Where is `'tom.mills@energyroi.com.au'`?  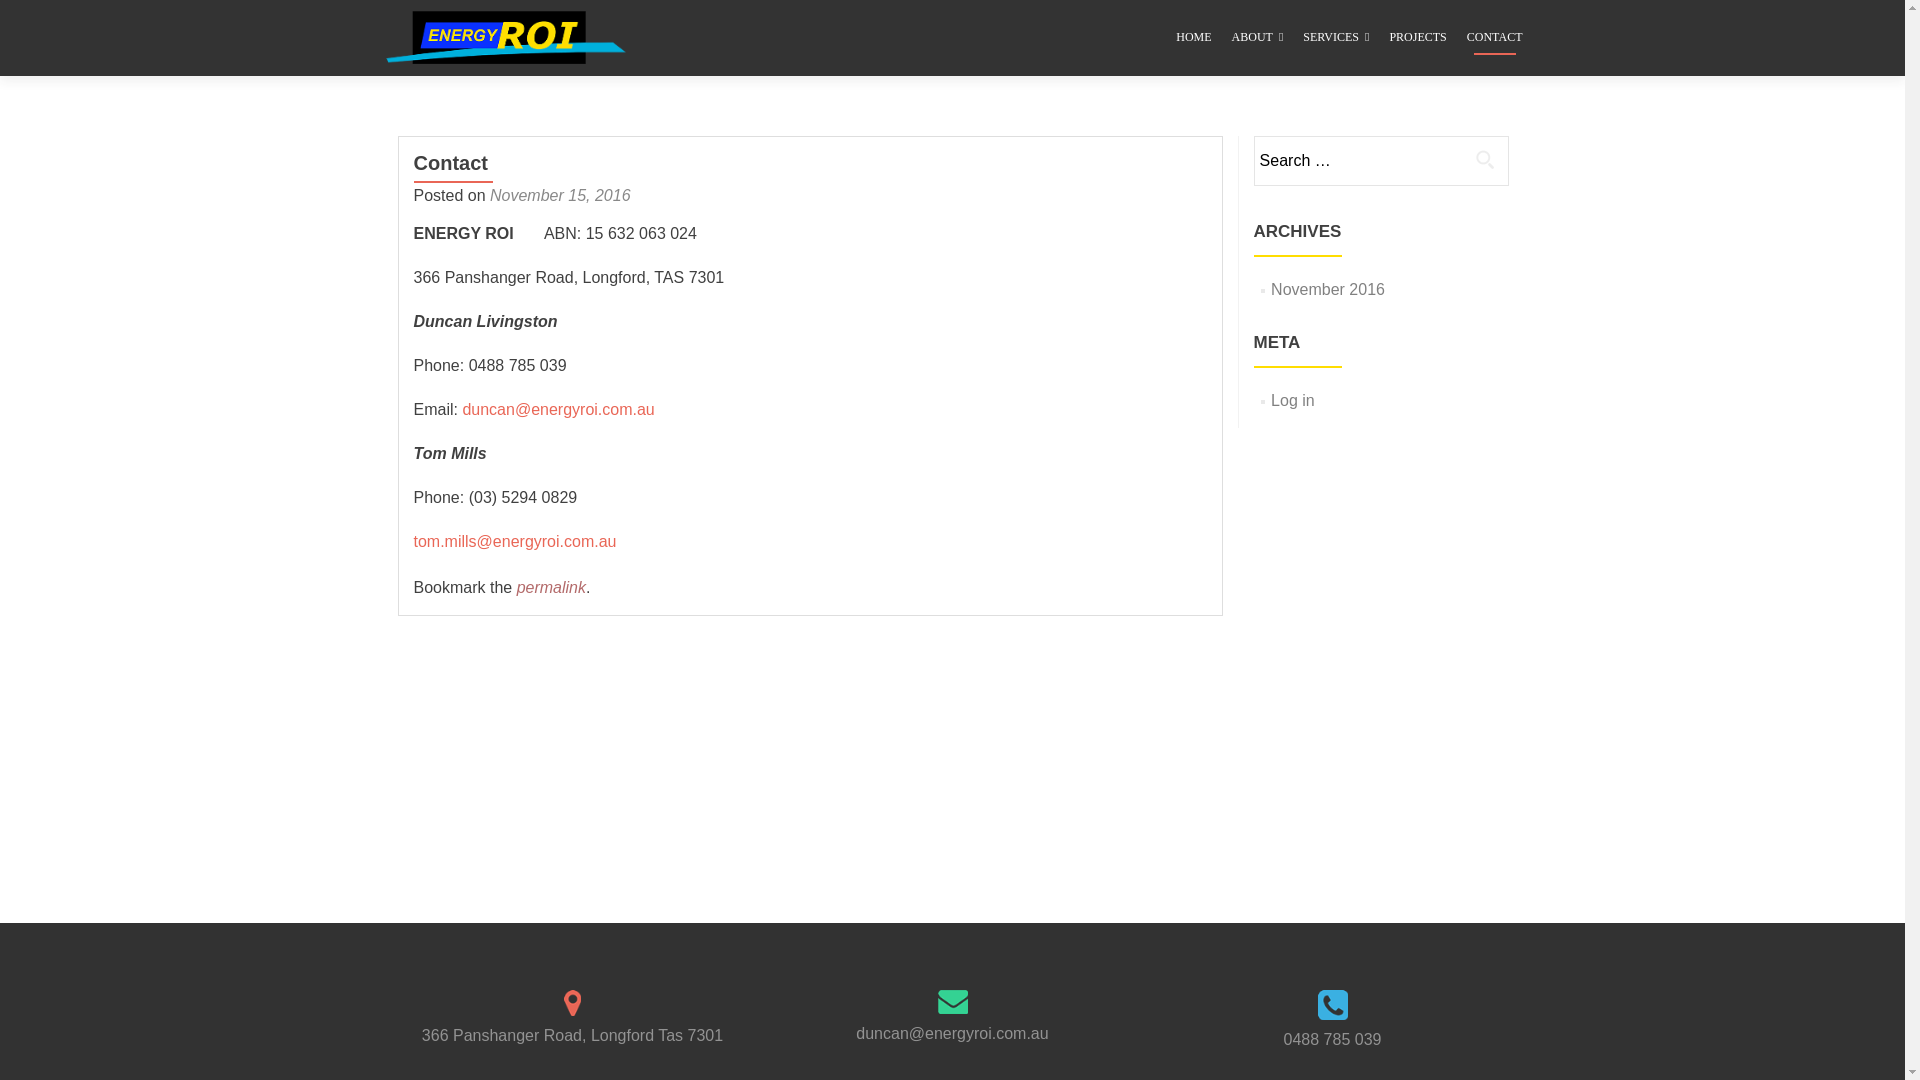 'tom.mills@energyroi.com.au' is located at coordinates (515, 541).